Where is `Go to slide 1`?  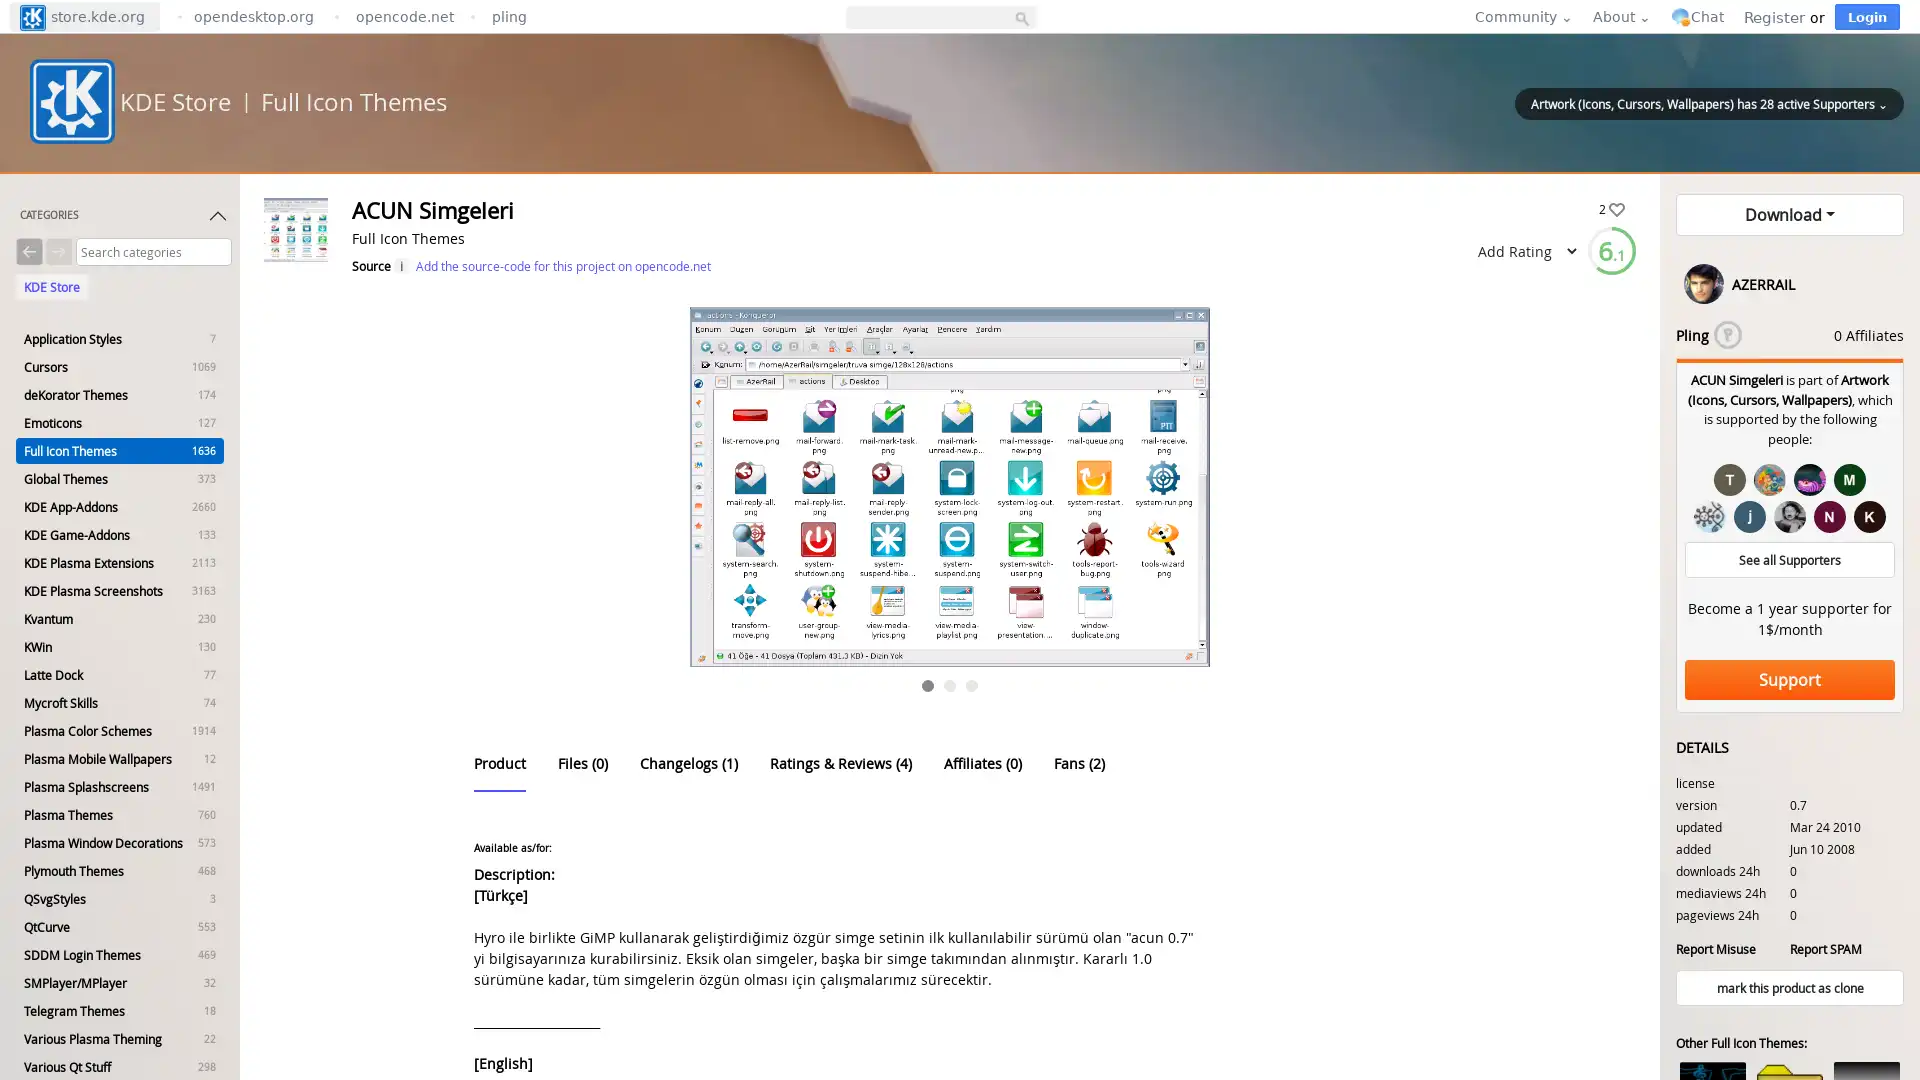 Go to slide 1 is located at coordinates (926, 685).